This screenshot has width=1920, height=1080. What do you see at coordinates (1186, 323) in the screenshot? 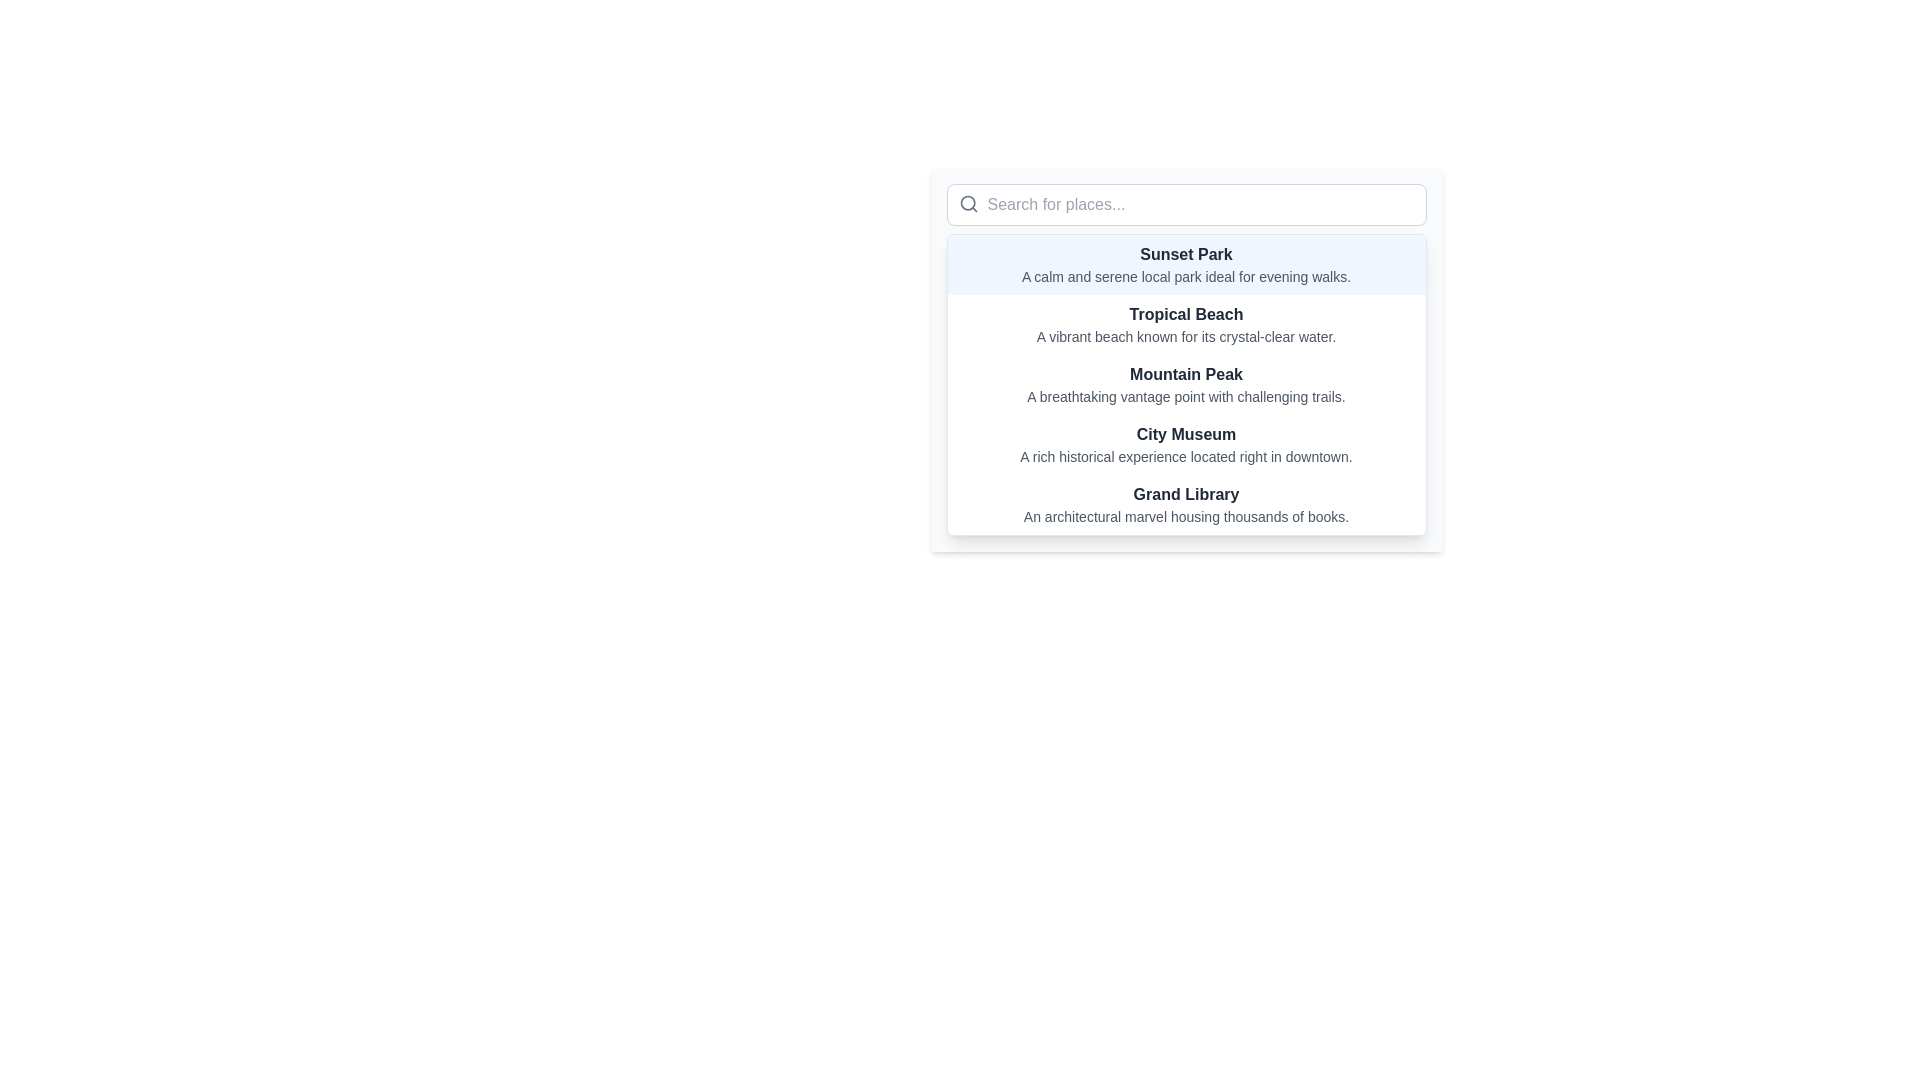
I see `the second list item displaying 'Tropical Beach' with a bold title and a lighter subtitle` at bounding box center [1186, 323].